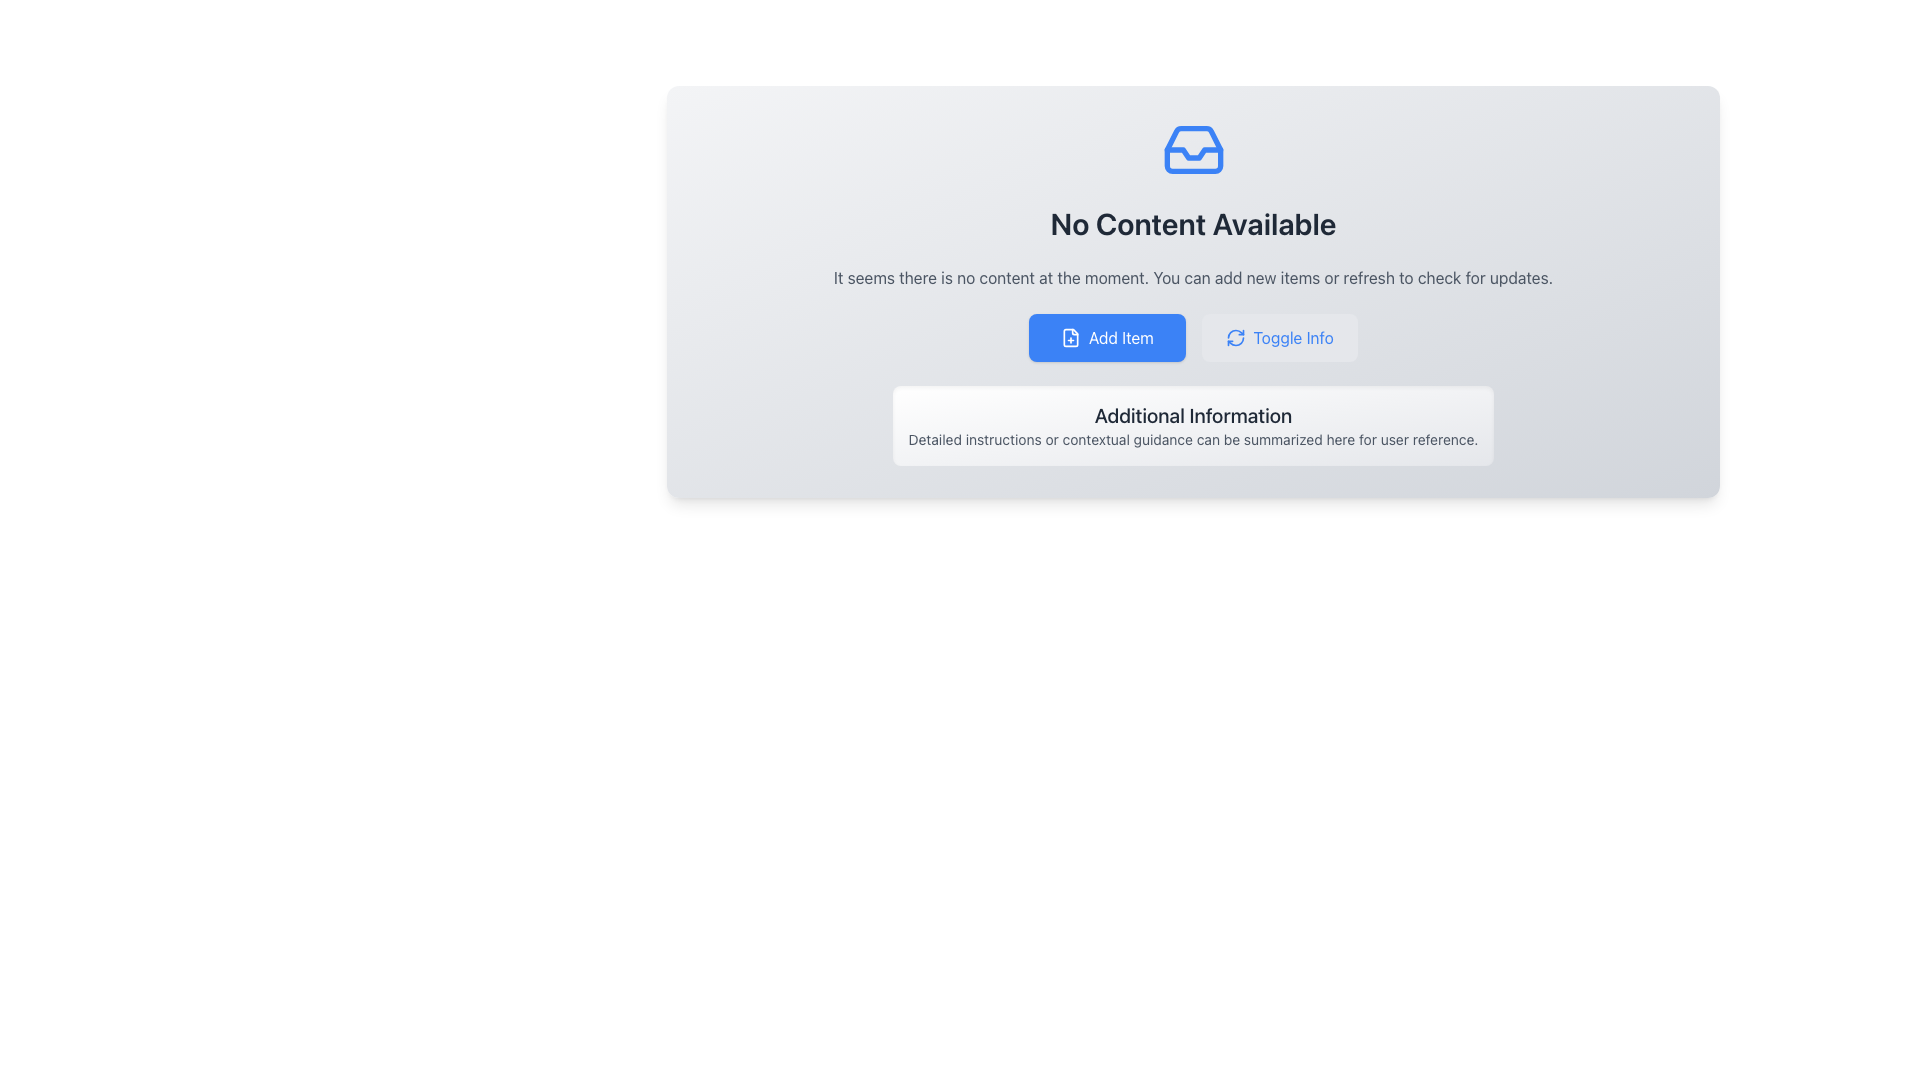 The width and height of the screenshot is (1920, 1080). What do you see at coordinates (1193, 438) in the screenshot?
I see `text from the Text block located below the title 'Additional Information', which provides detailed instructions or contextual guidance` at bounding box center [1193, 438].